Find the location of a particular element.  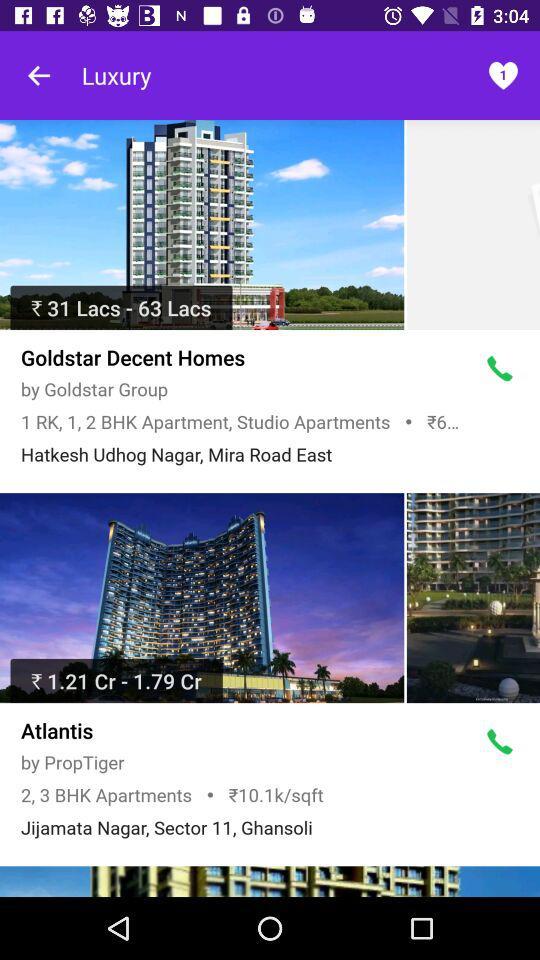

this property is located at coordinates (202, 225).